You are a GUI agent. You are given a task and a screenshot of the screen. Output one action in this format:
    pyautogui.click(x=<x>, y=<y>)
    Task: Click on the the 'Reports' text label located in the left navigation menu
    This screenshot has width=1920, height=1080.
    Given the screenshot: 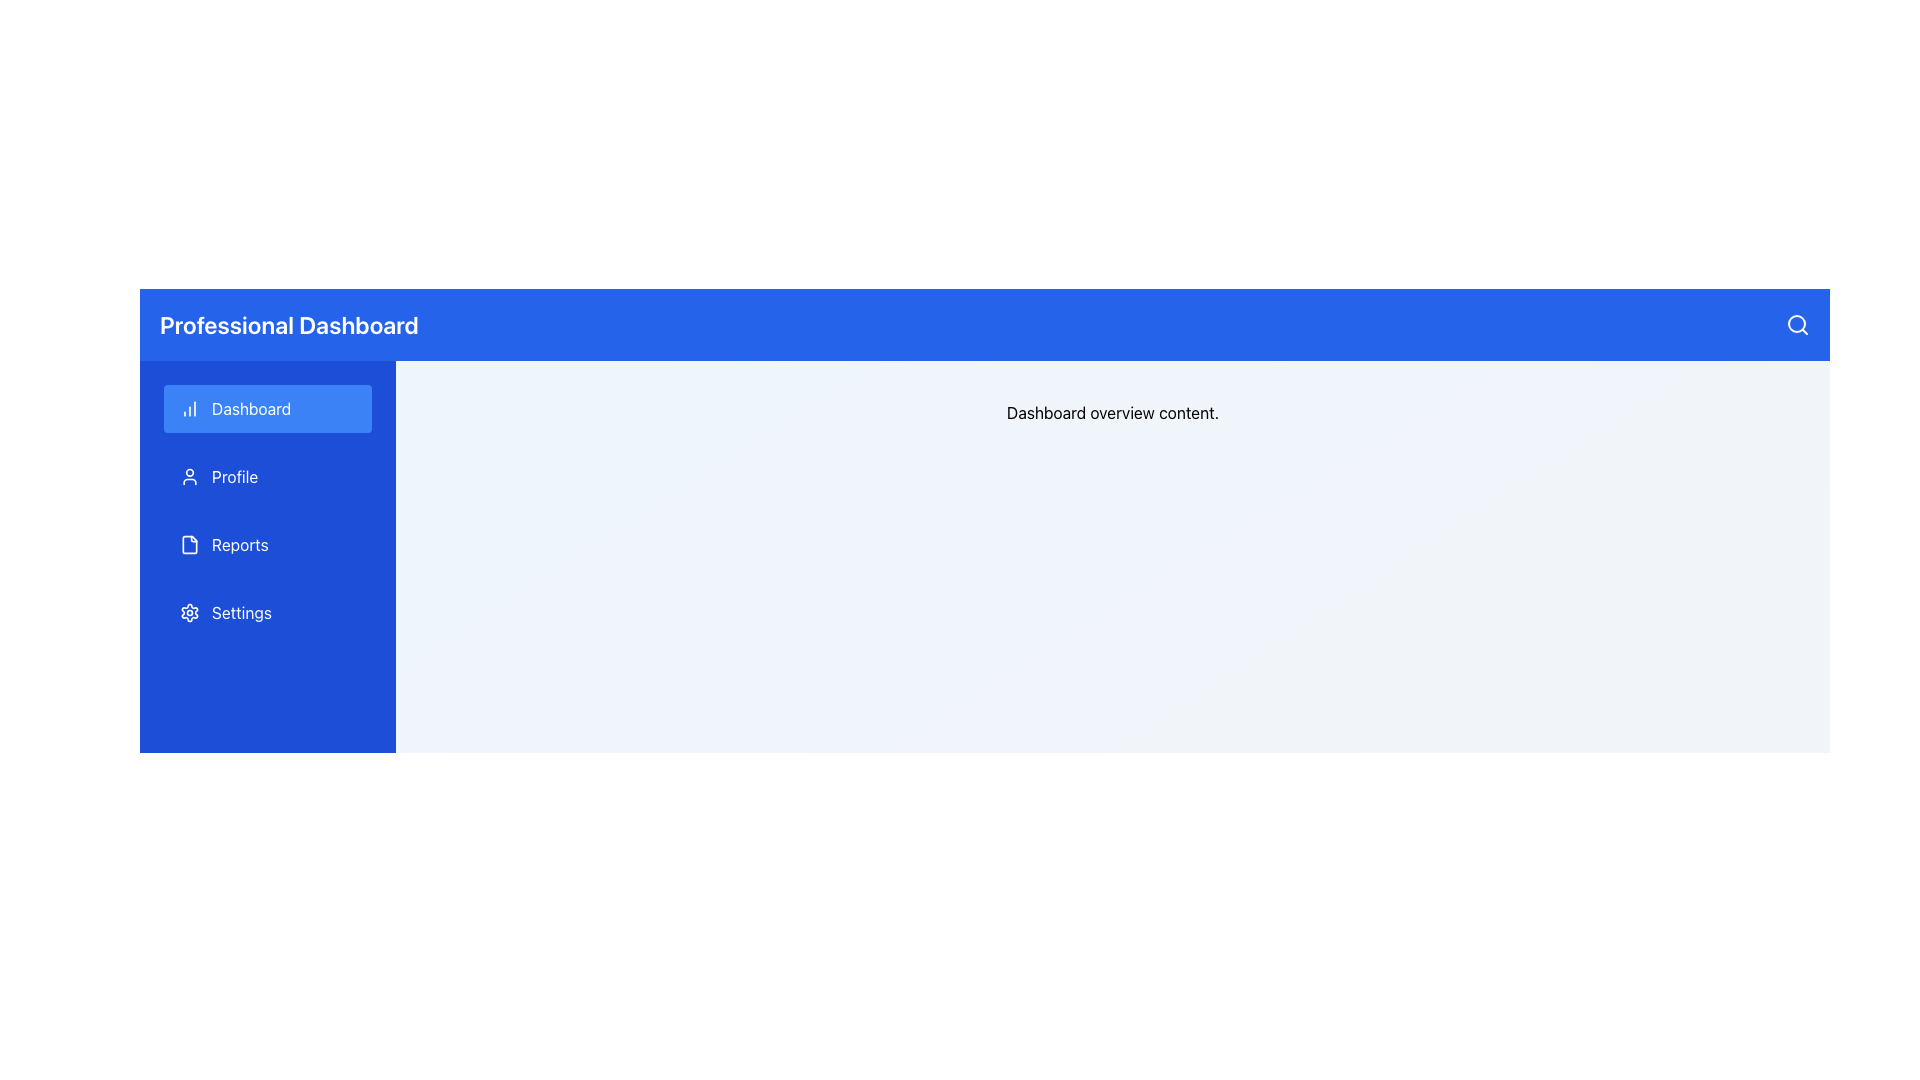 What is the action you would take?
    pyautogui.click(x=240, y=544)
    